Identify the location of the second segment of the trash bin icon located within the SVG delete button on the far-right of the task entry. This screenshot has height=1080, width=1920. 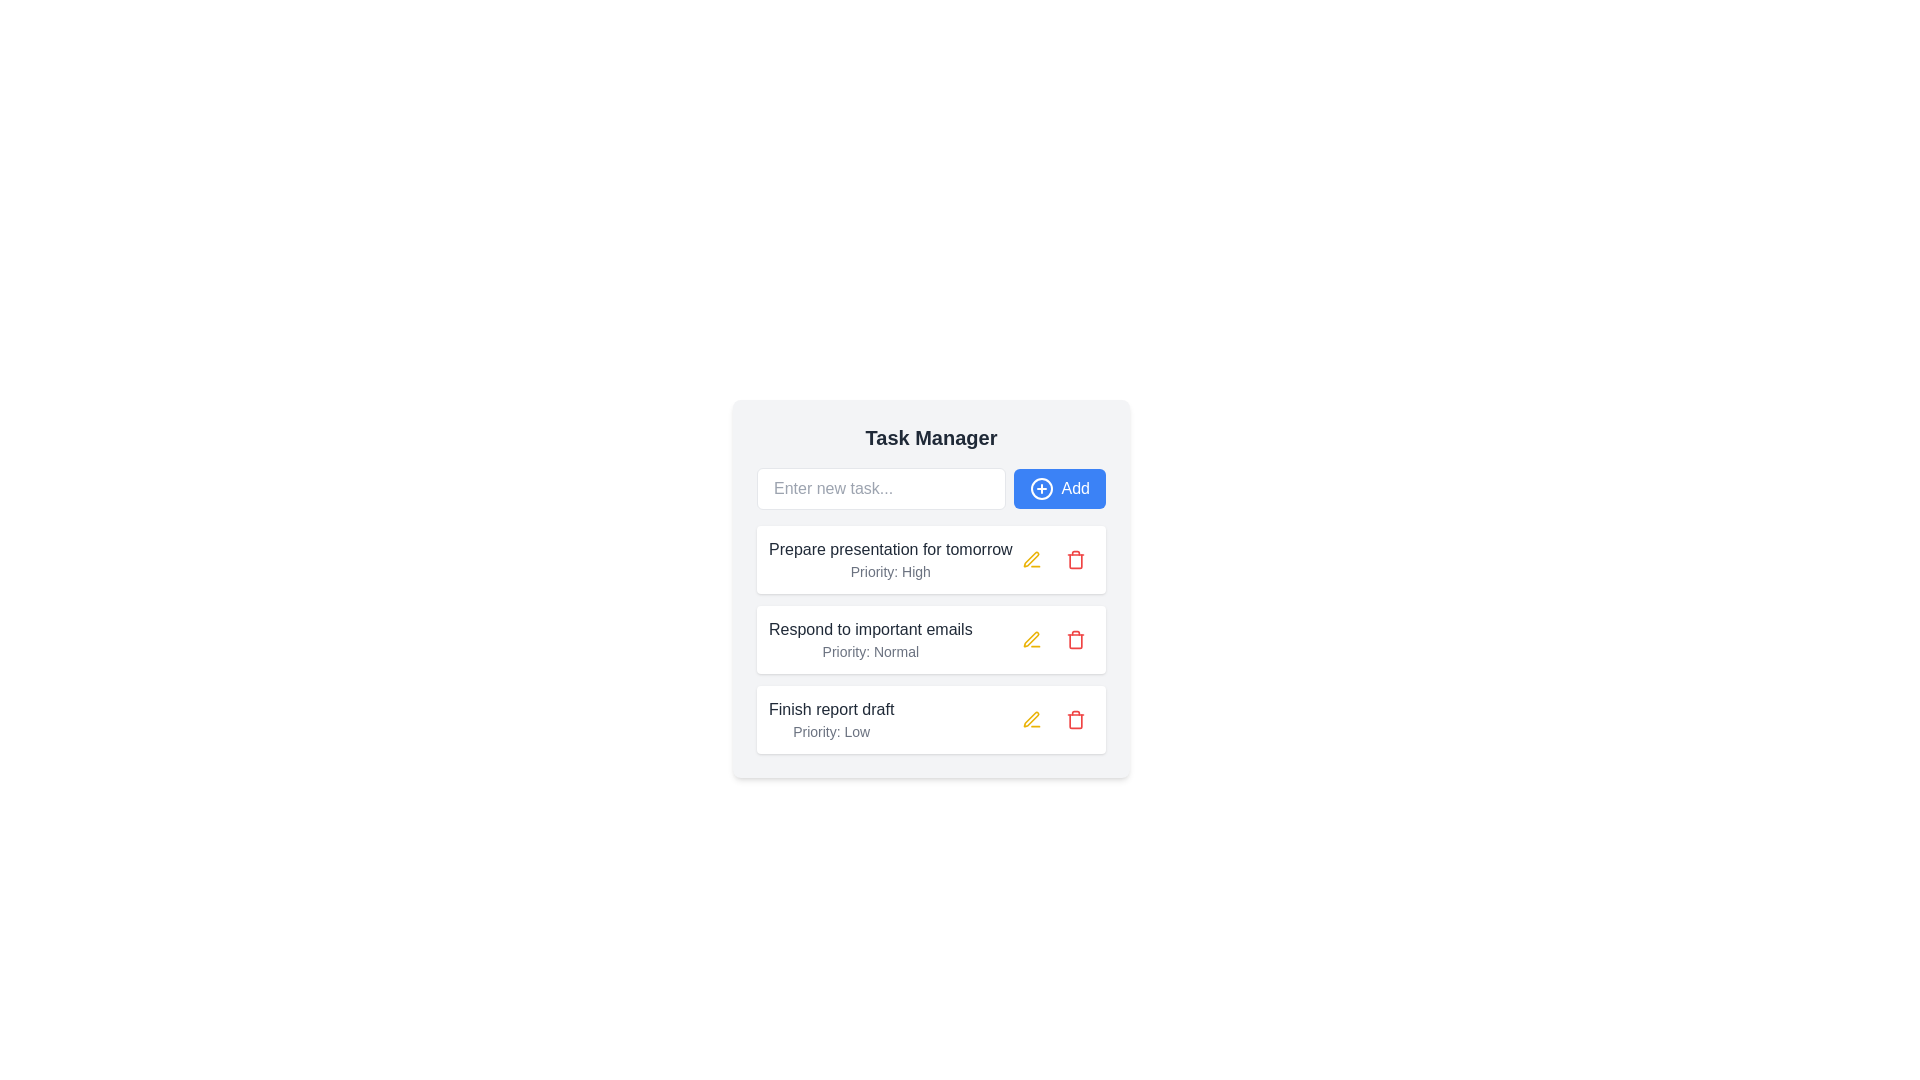
(1074, 640).